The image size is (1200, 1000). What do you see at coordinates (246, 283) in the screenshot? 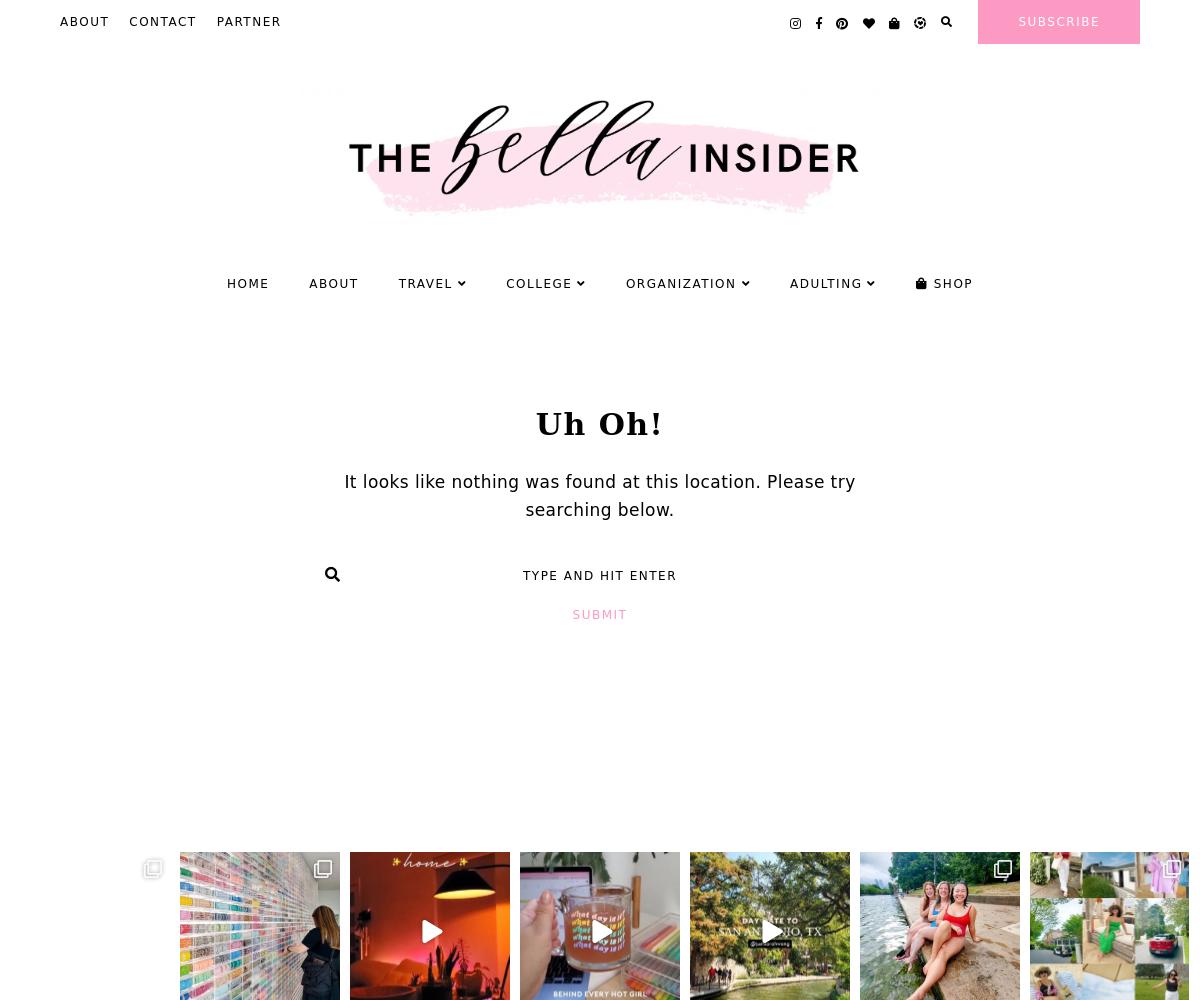
I see `'Home'` at bounding box center [246, 283].